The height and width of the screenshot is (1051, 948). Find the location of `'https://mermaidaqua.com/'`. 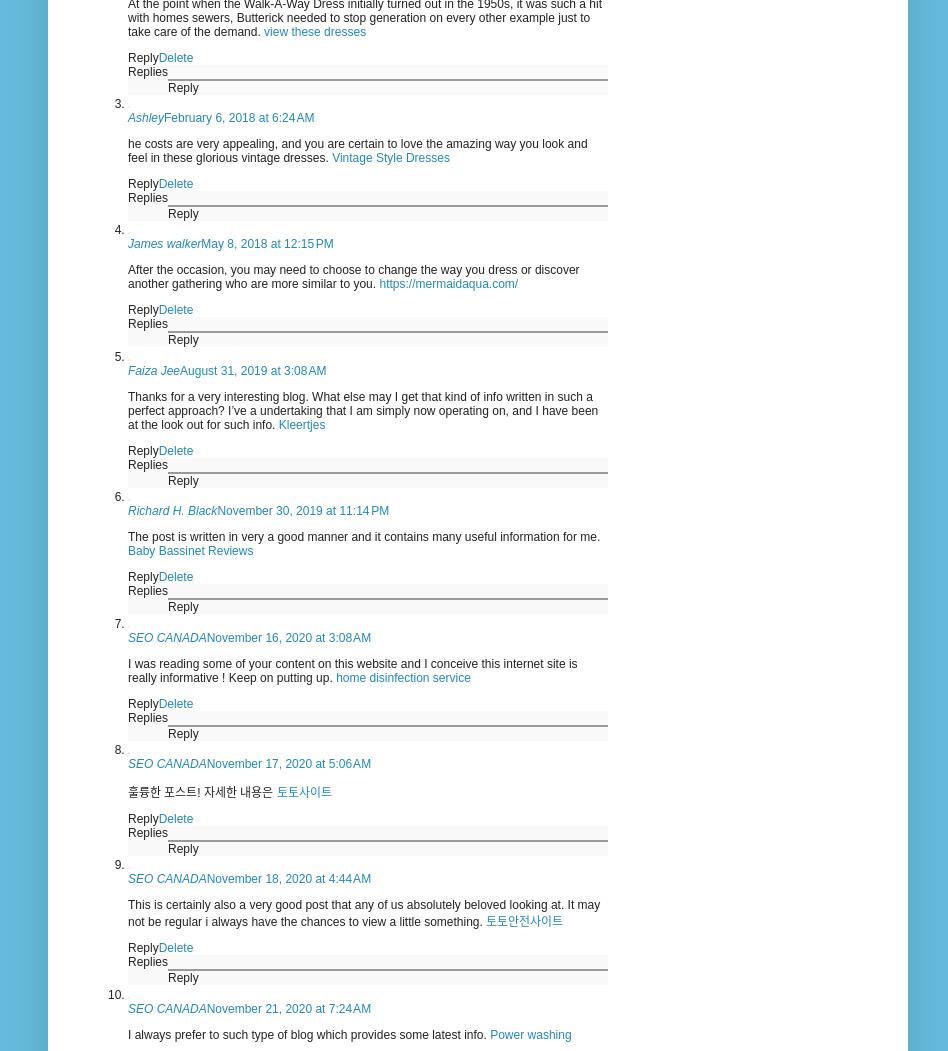

'https://mermaidaqua.com/' is located at coordinates (447, 283).